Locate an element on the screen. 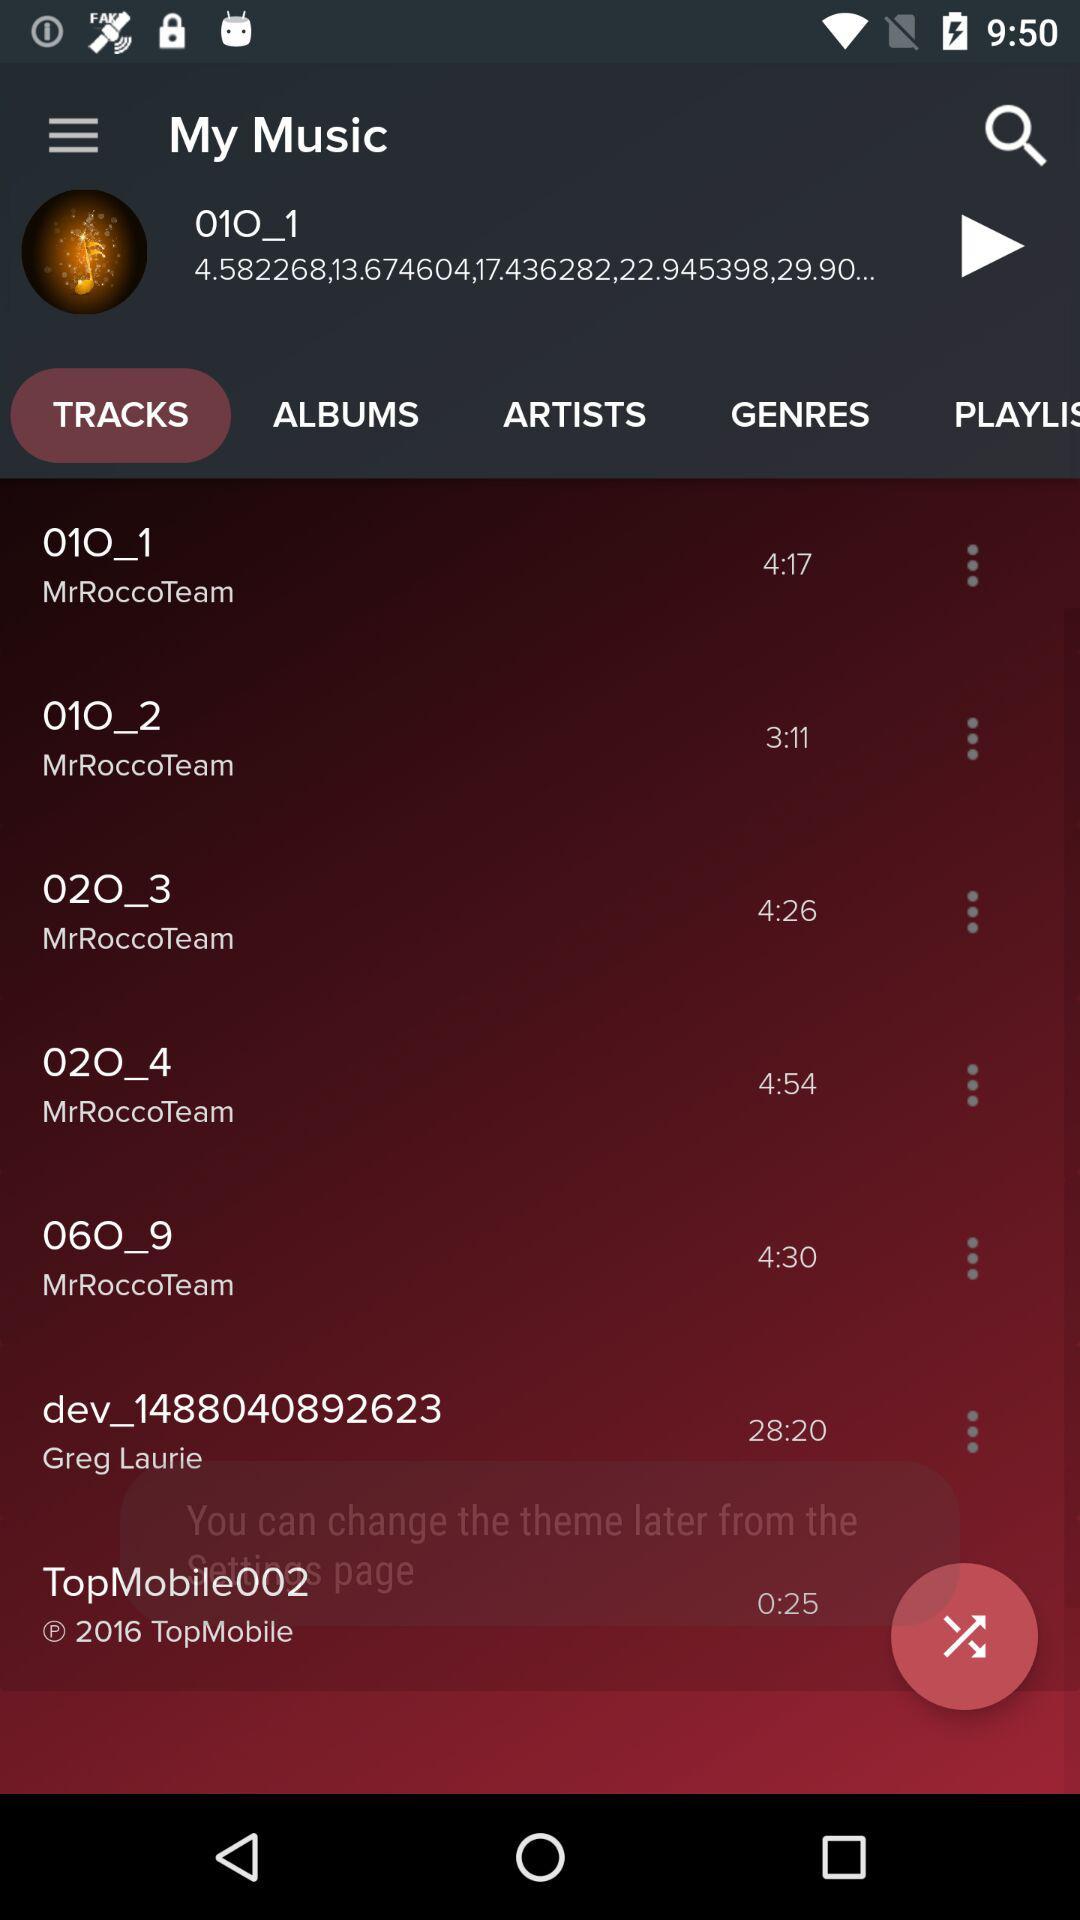 The height and width of the screenshot is (1920, 1080). app to the left of genres icon is located at coordinates (574, 414).